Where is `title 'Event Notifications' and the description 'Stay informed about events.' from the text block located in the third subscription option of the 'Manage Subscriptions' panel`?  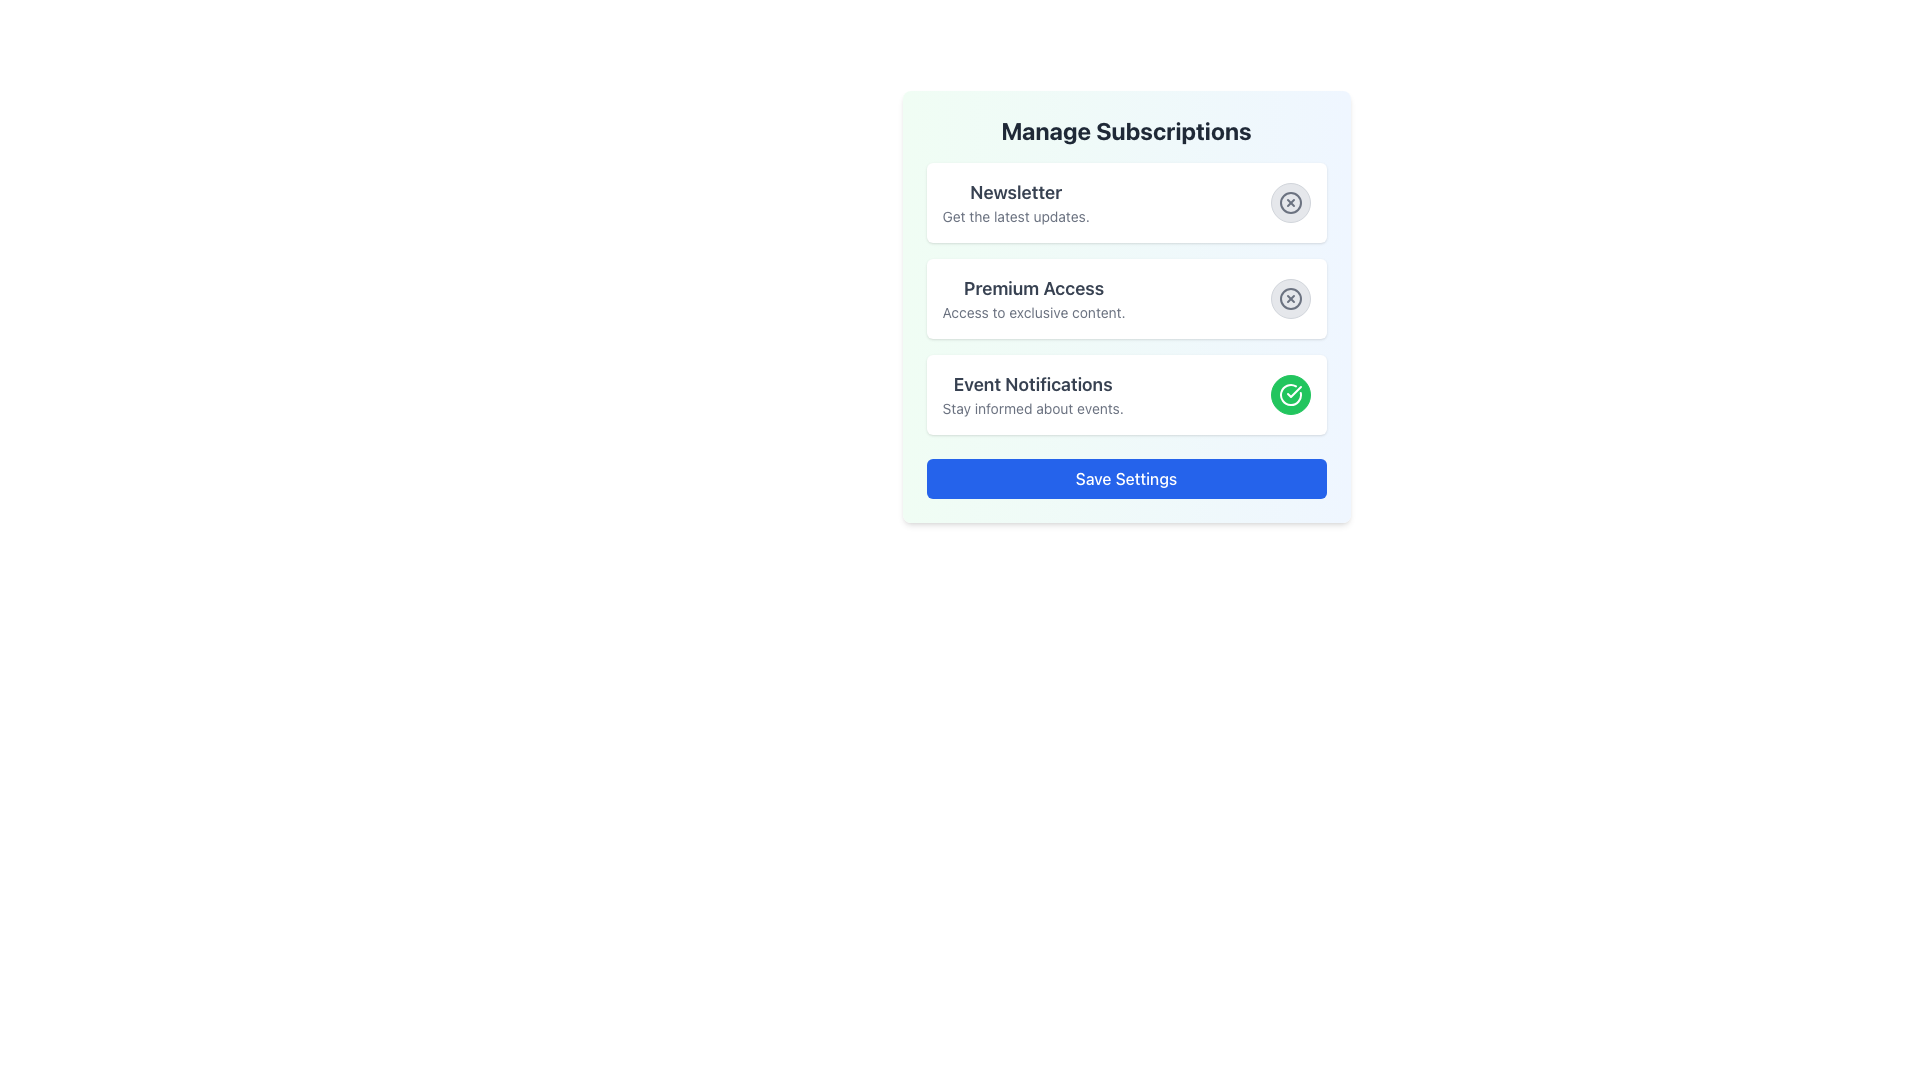 title 'Event Notifications' and the description 'Stay informed about events.' from the text block located in the third subscription option of the 'Manage Subscriptions' panel is located at coordinates (1033, 394).